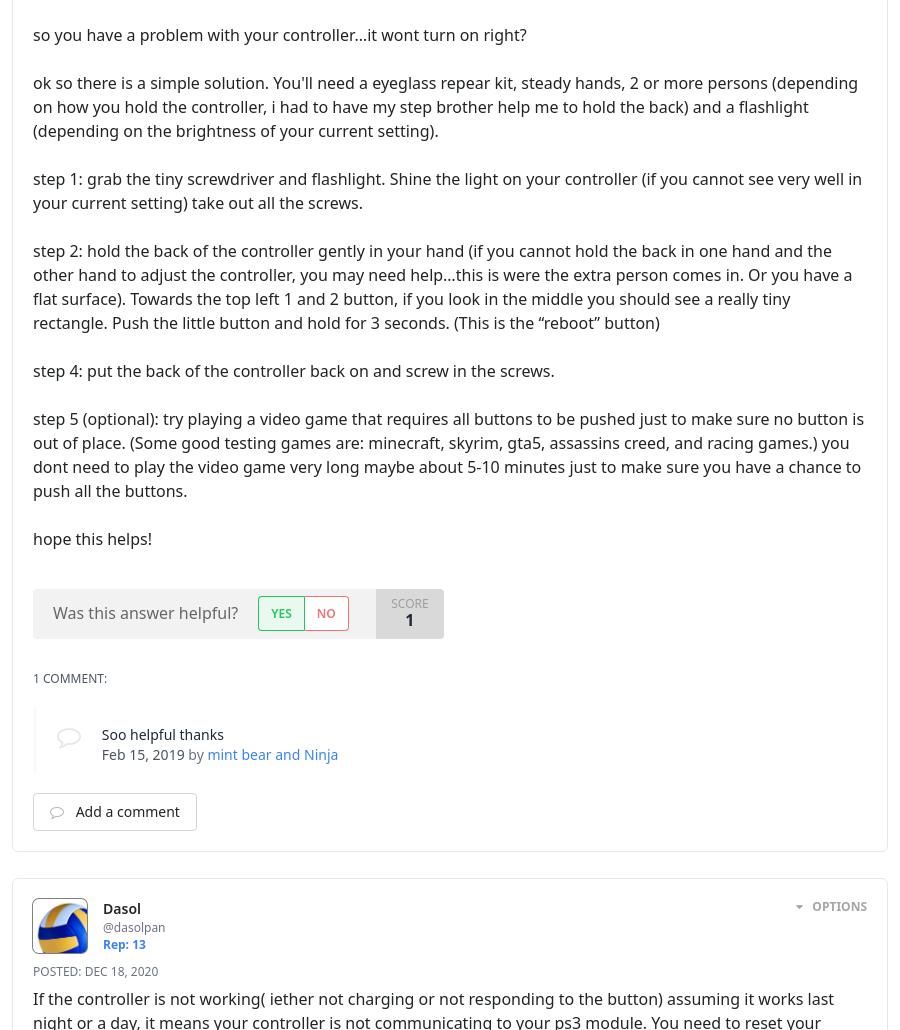 The height and width of the screenshot is (1030, 900). Describe the element at coordinates (447, 190) in the screenshot. I see `'step 1: grab the tiny screwdriver and flashlight. Shine the light on your controller (if you cannot see very well in your current setting) take out all the screws.'` at that location.